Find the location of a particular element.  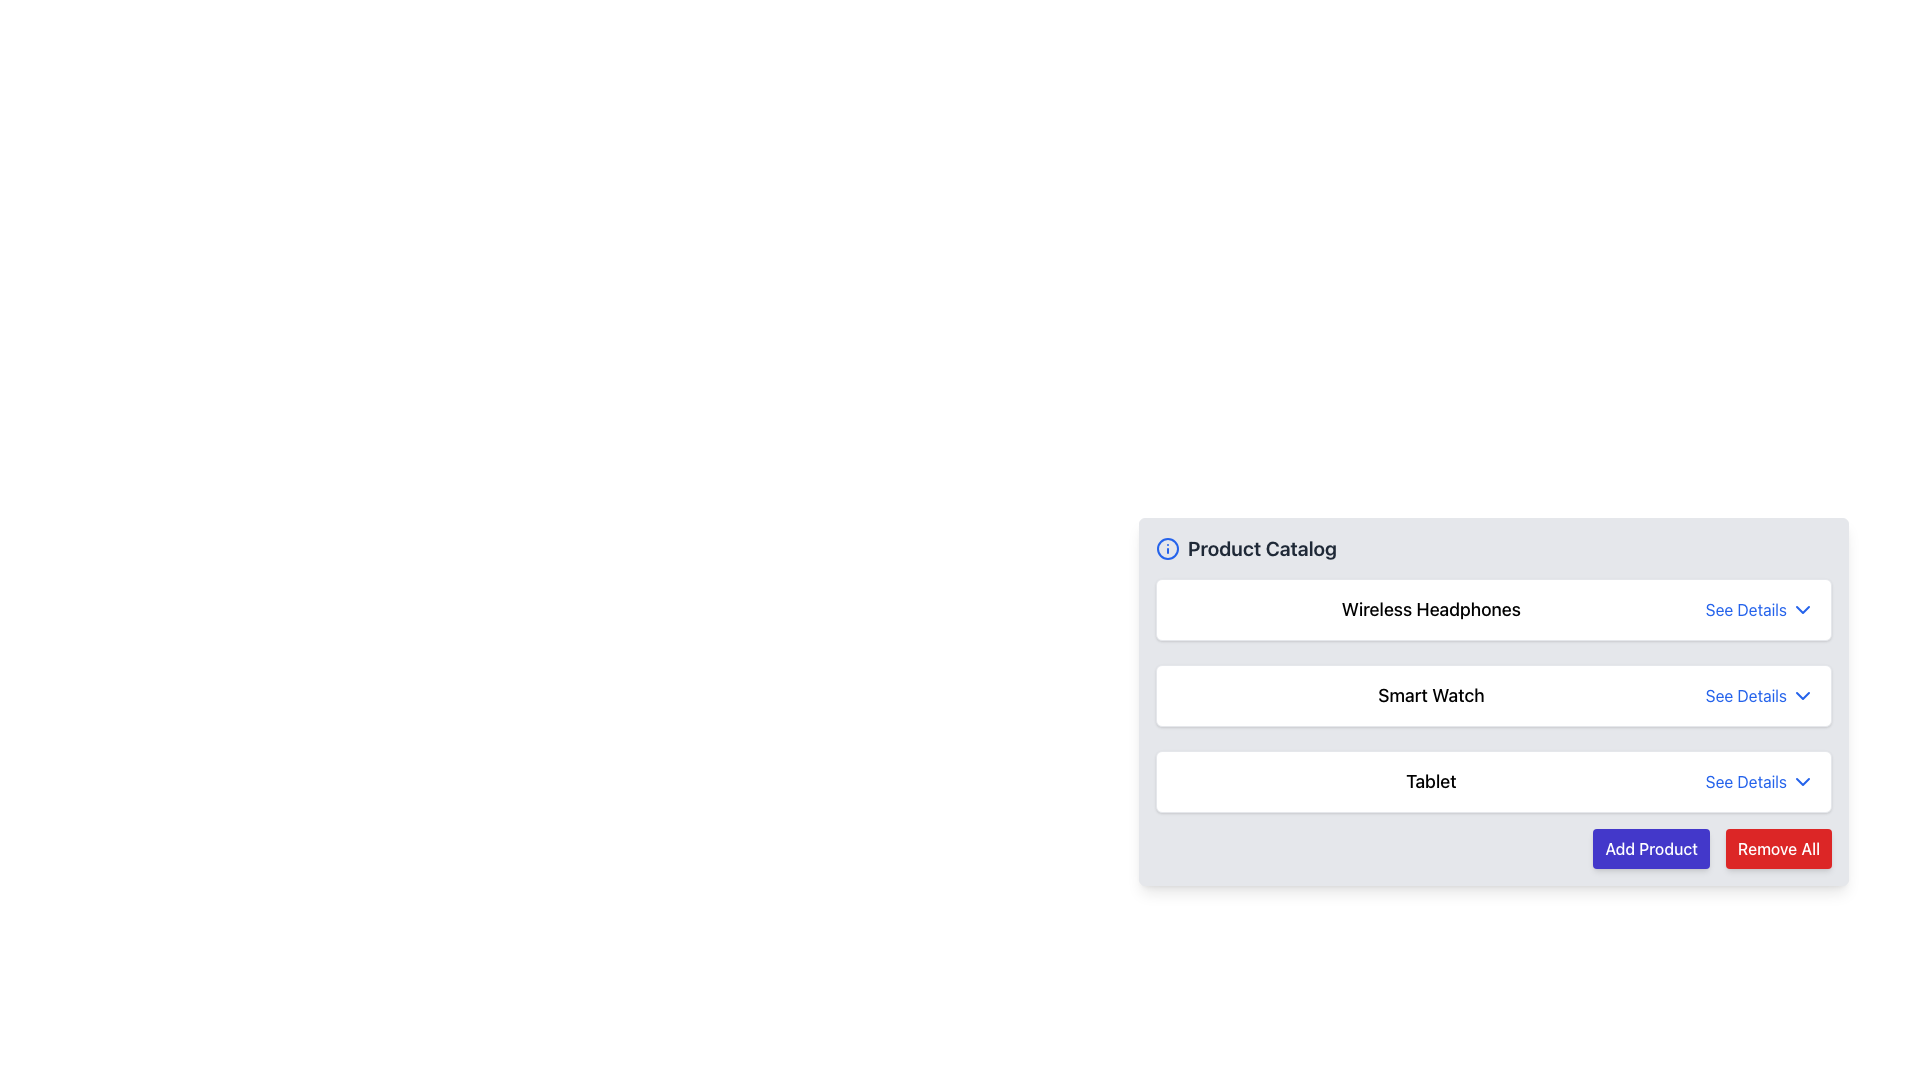

the 'See Details' link-text element located to the right of the 'Wireless Headphones' label in the product list interface is located at coordinates (1760, 608).